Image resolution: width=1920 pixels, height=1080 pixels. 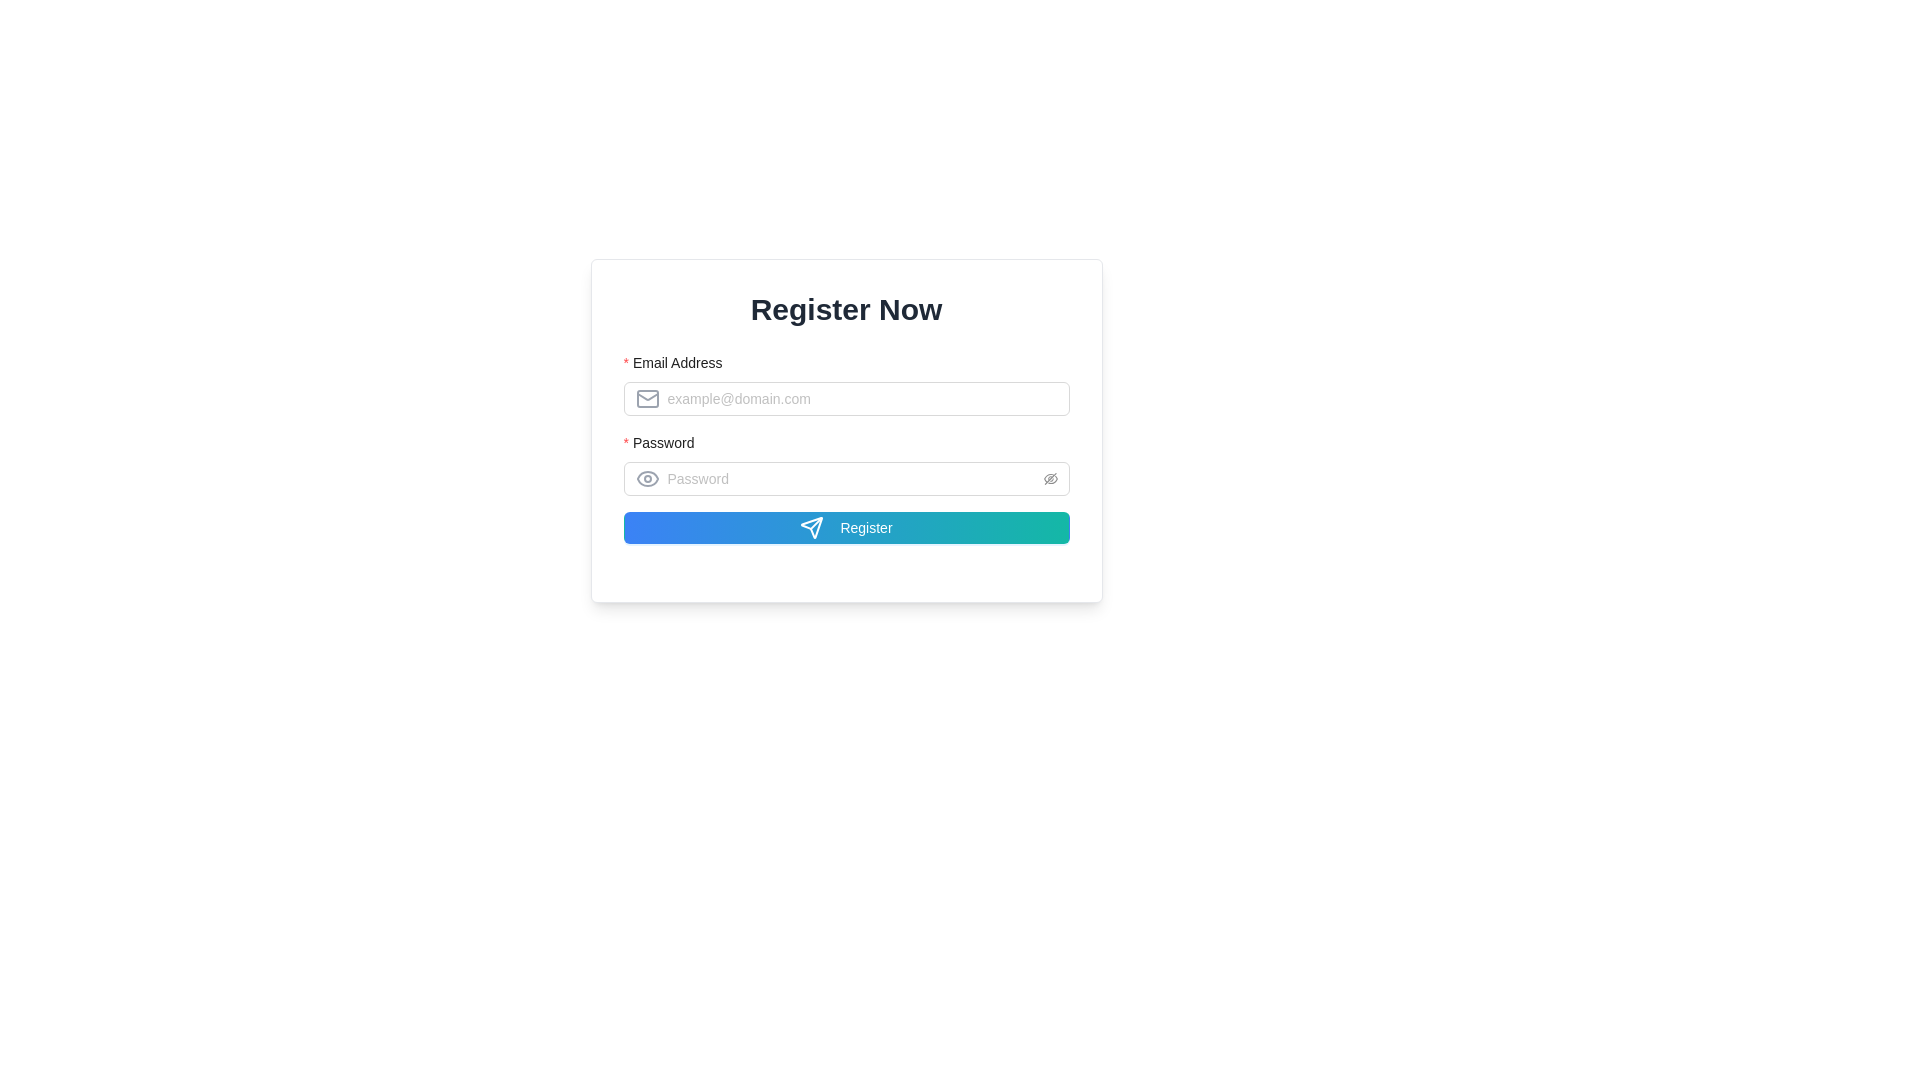 What do you see at coordinates (649, 398) in the screenshot?
I see `the contextual icon indicating the purpose of the email input field in the registration form` at bounding box center [649, 398].